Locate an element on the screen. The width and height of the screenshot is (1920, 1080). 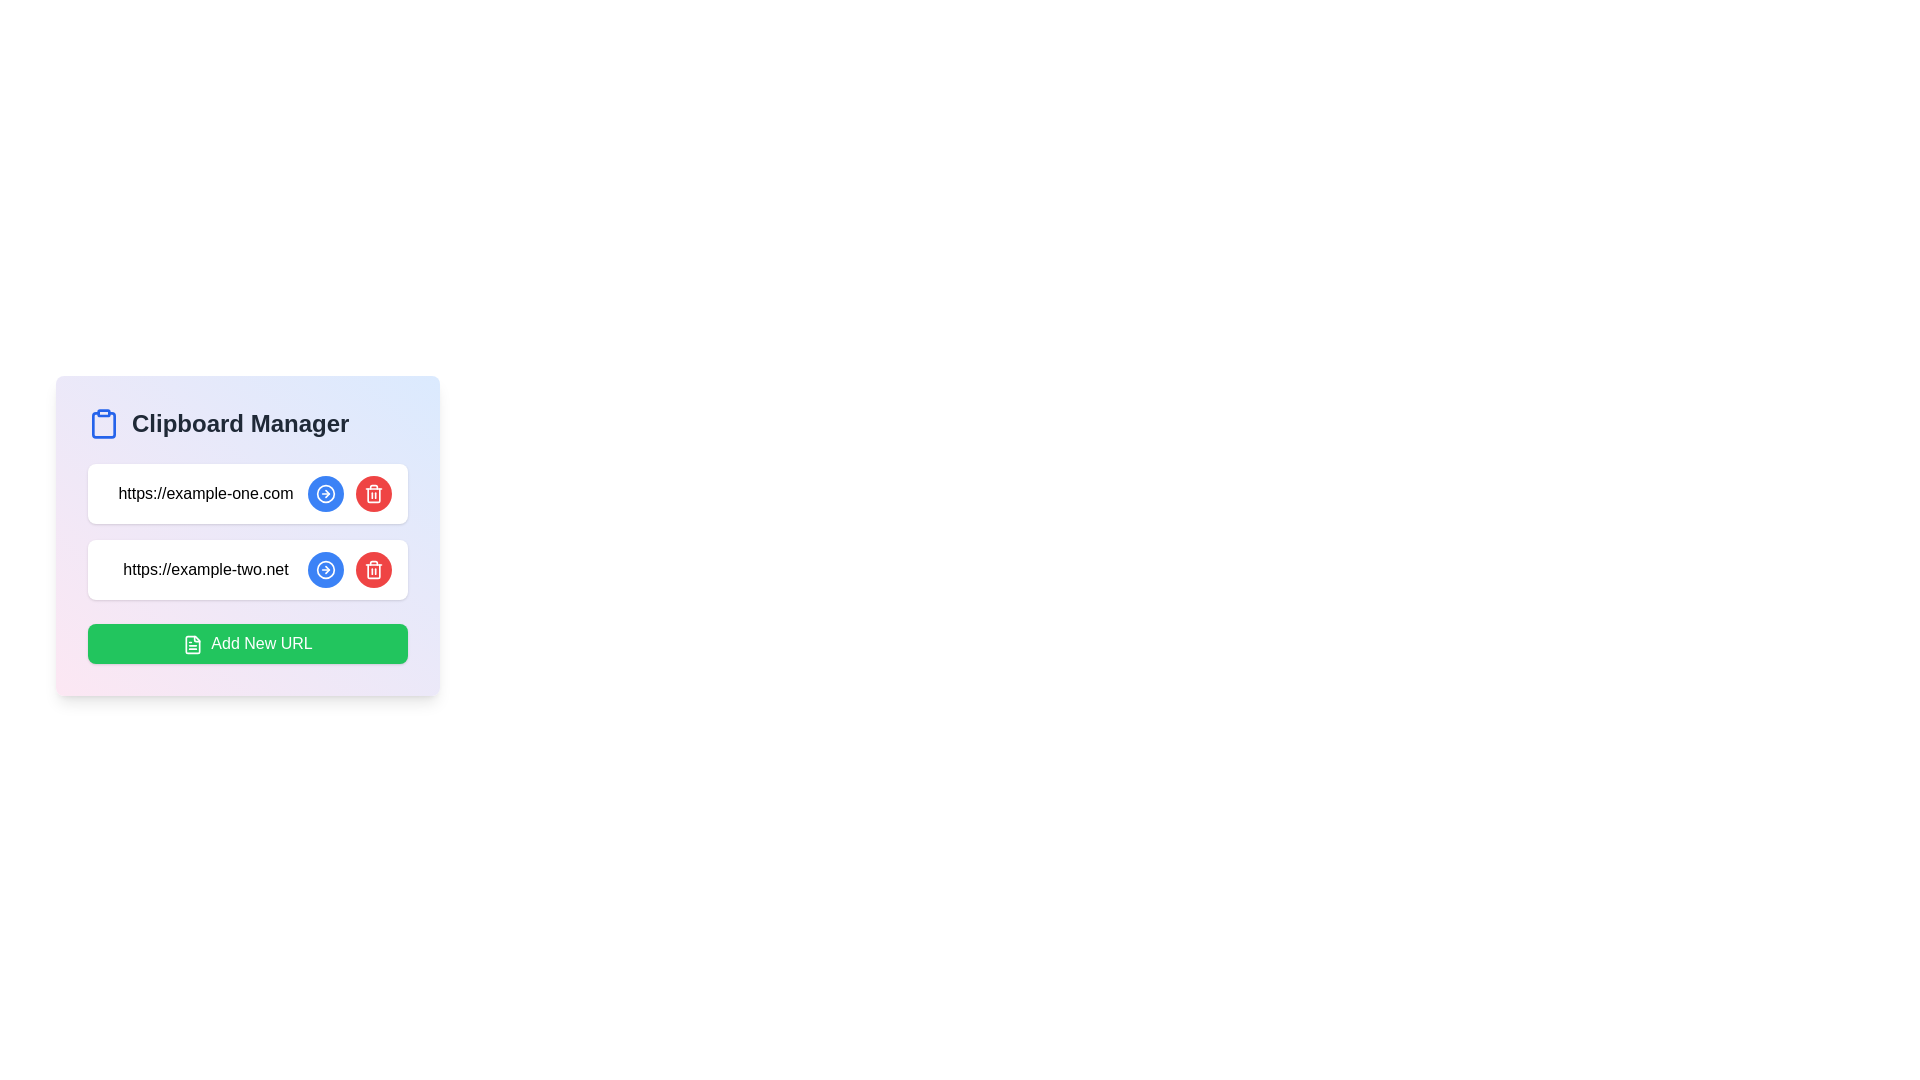
the first circular button with a right-pointing arrow inside, located next to the URL 'https://example-two.net' is located at coordinates (326, 570).